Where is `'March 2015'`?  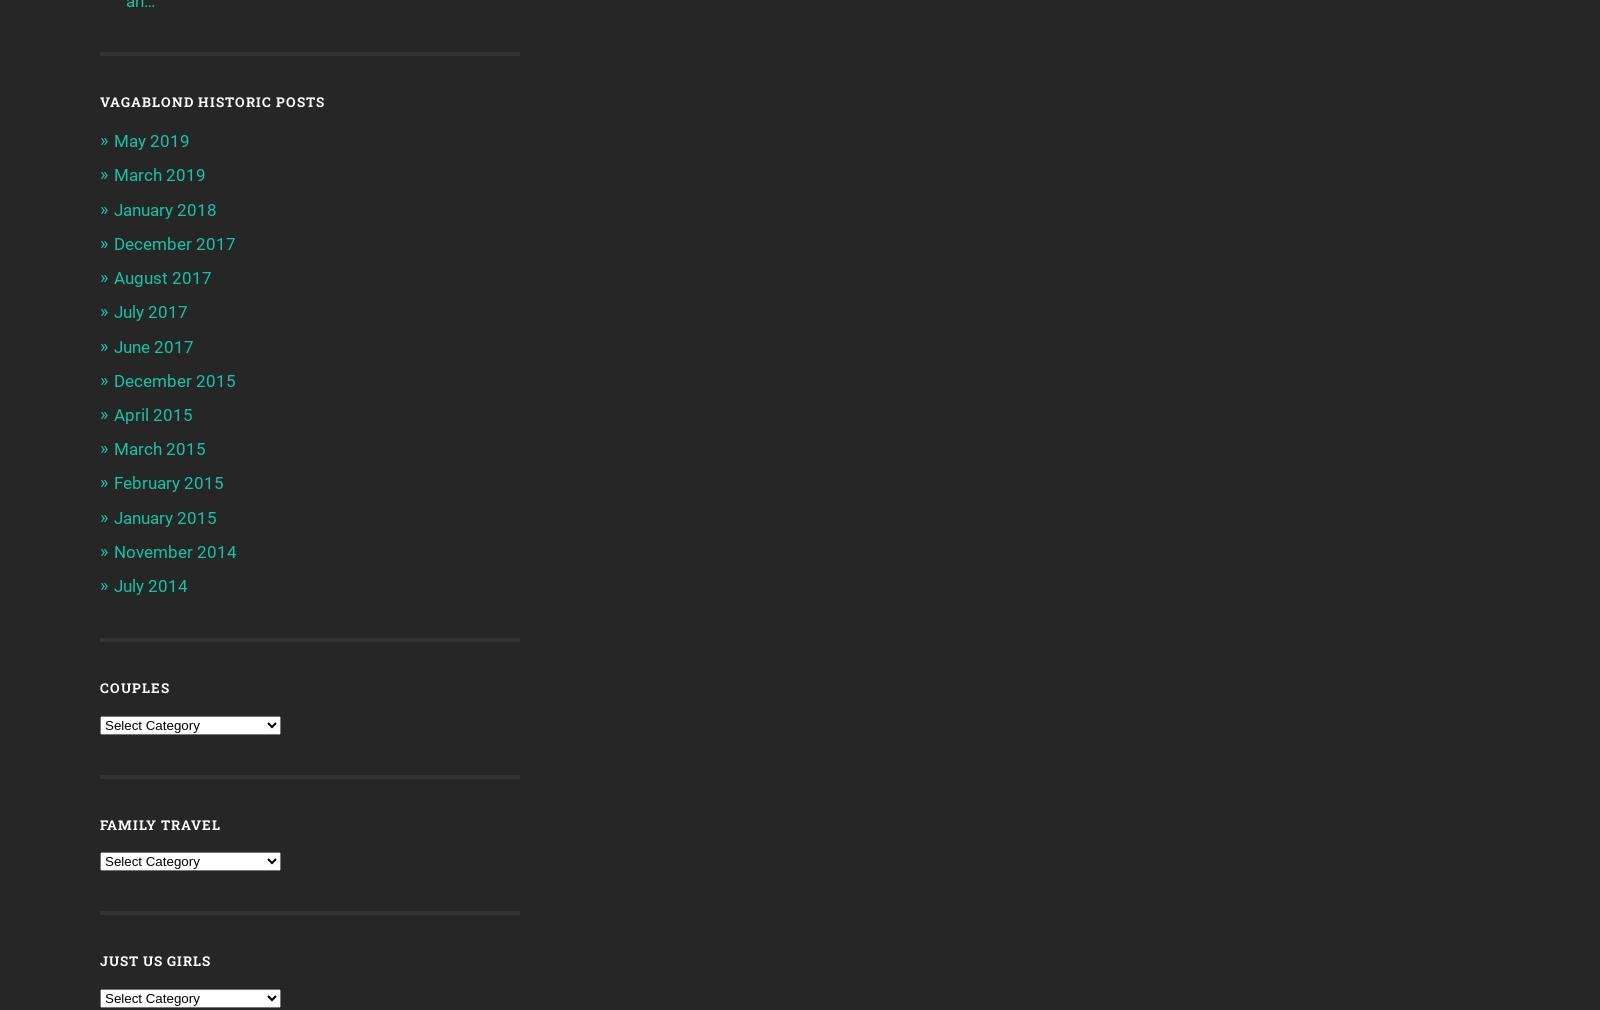 'March 2015' is located at coordinates (112, 449).